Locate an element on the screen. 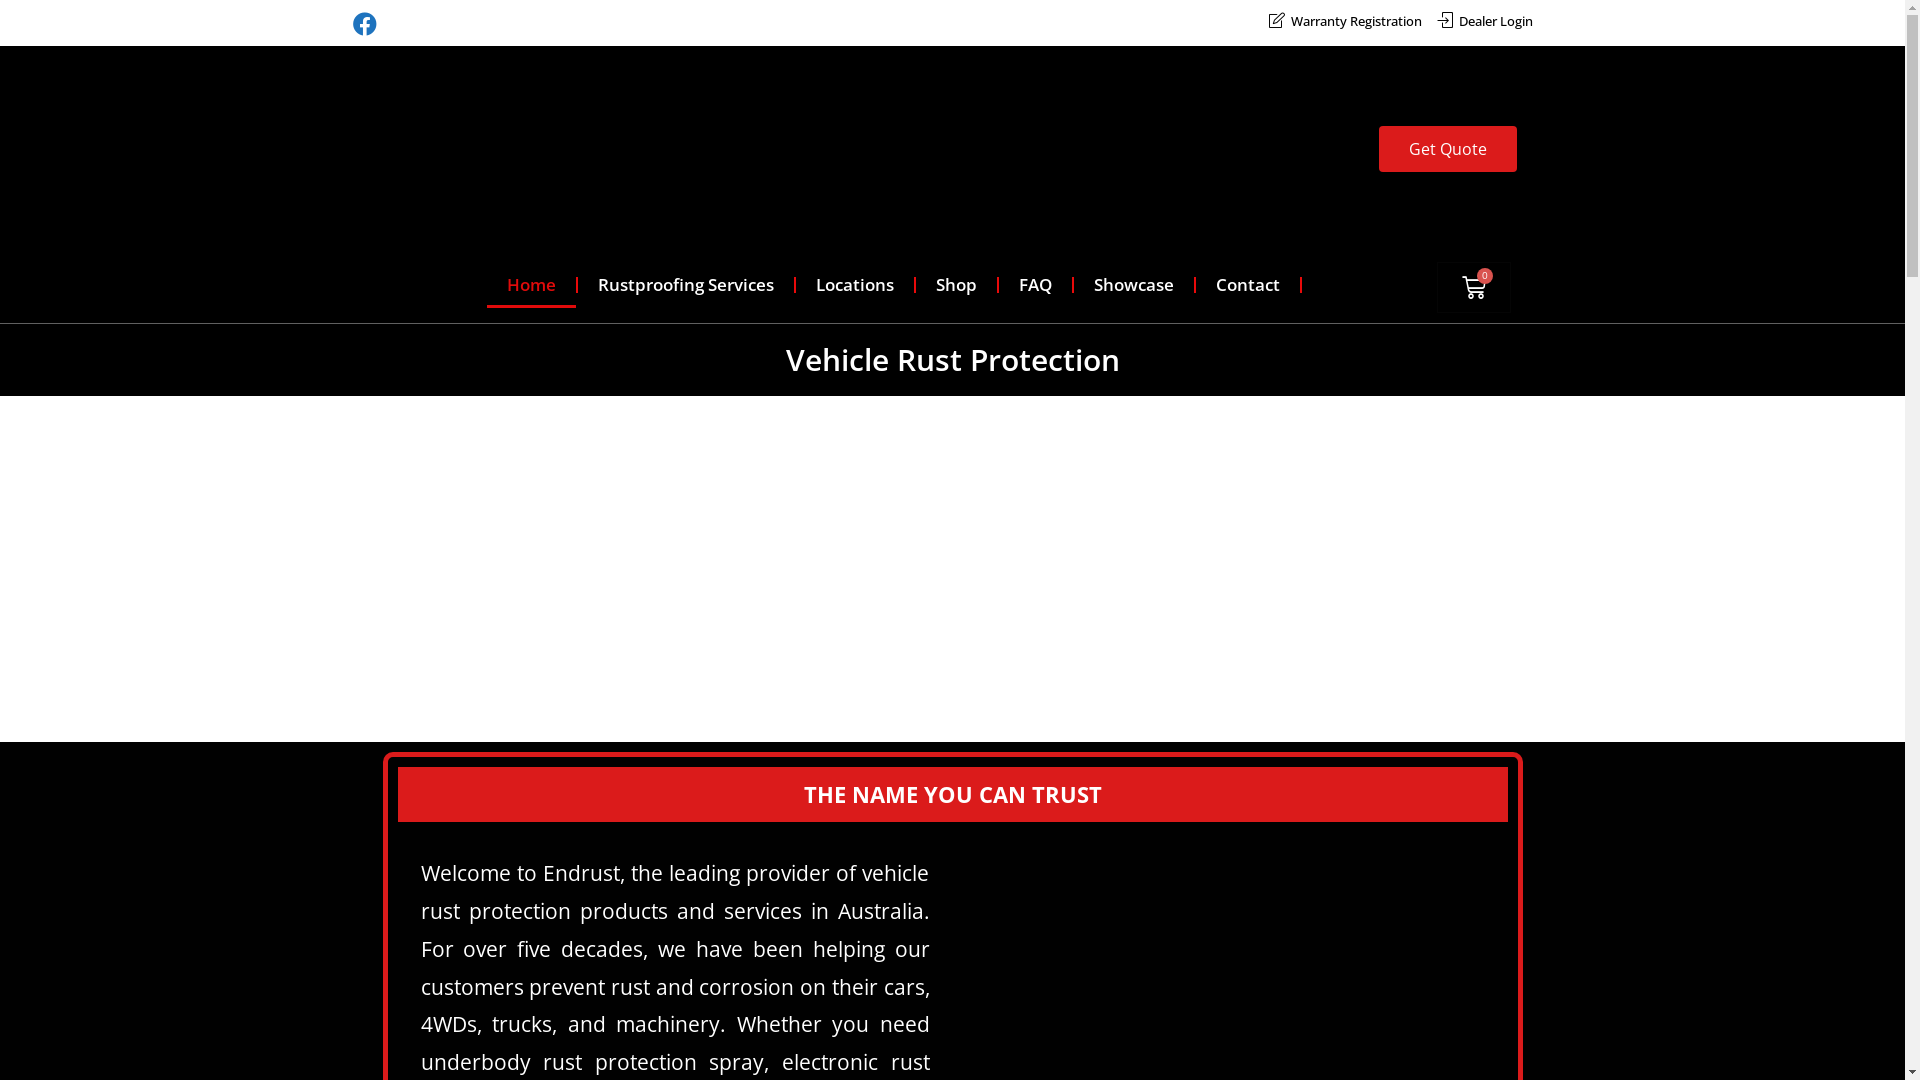  'FAQ' is located at coordinates (1035, 285).